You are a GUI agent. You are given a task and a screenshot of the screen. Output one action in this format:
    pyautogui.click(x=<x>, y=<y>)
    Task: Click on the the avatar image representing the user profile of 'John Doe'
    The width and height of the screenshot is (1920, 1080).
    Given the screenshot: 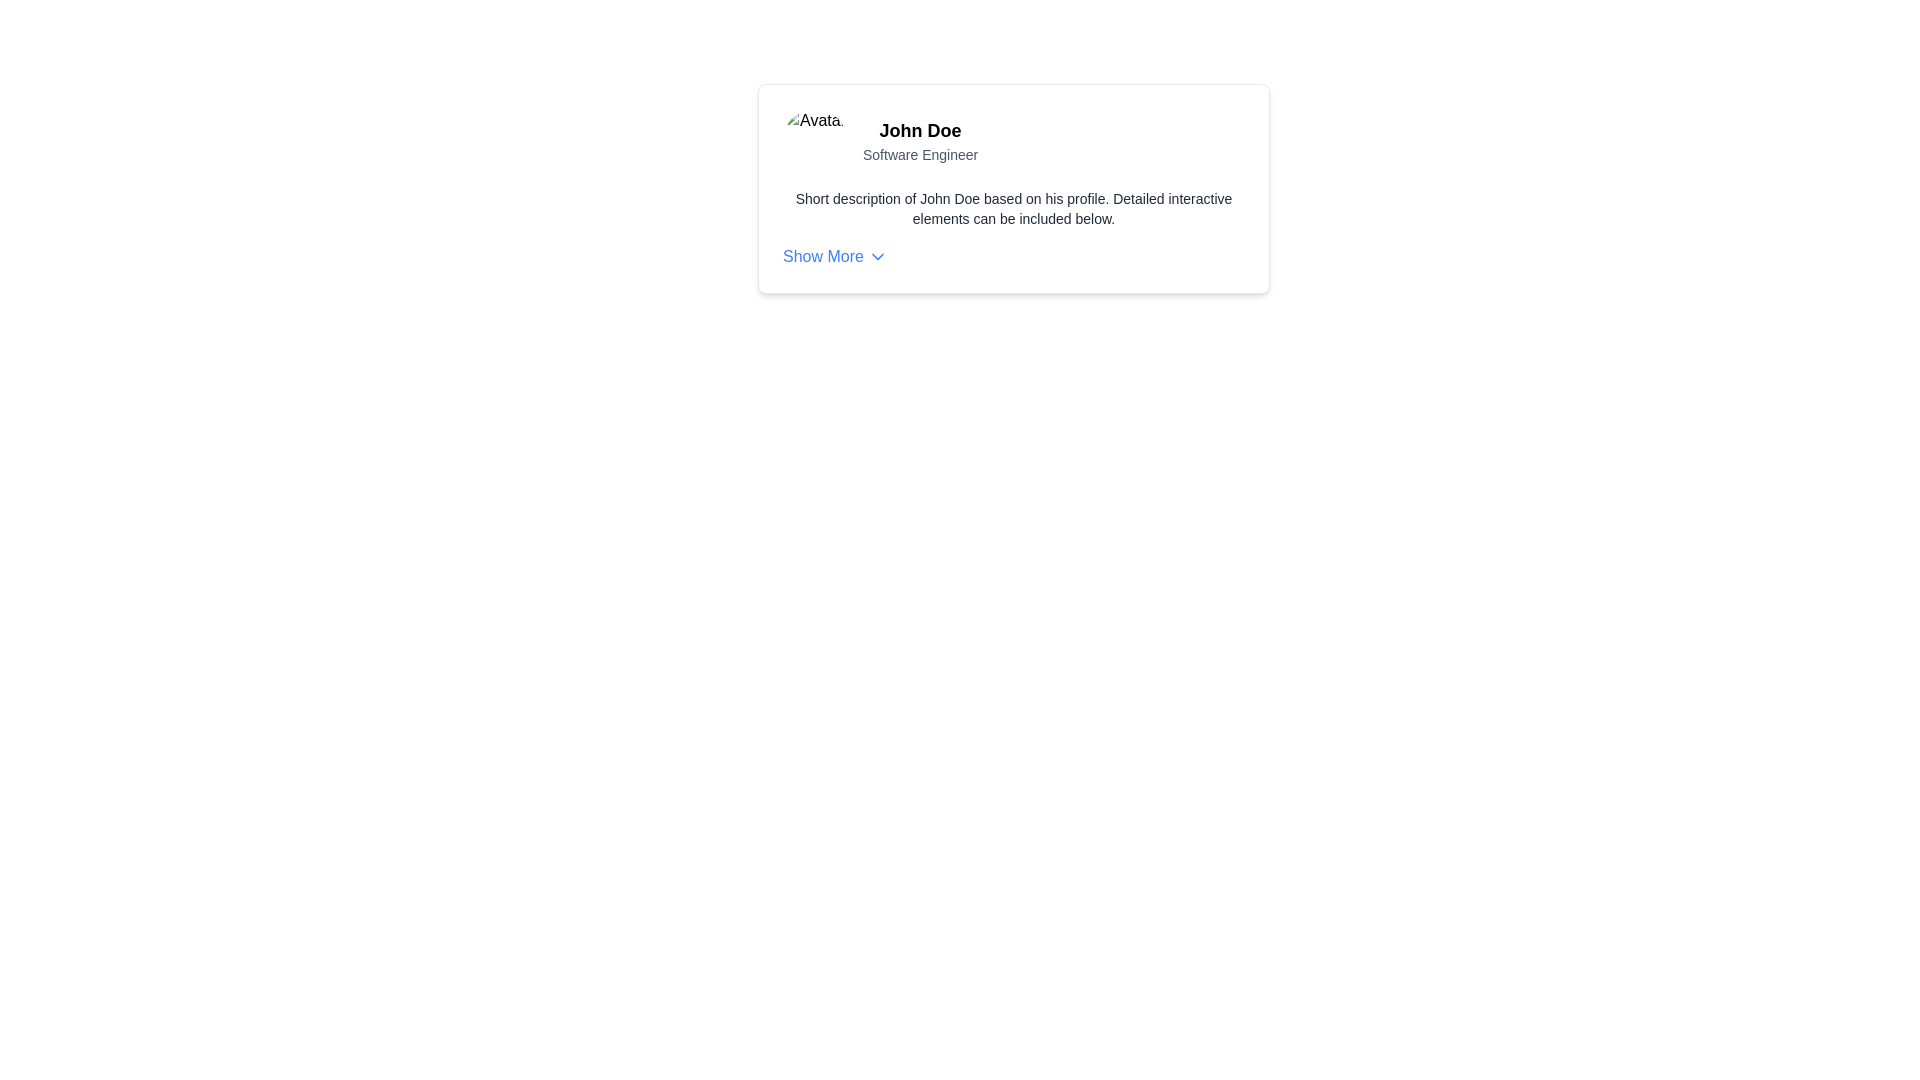 What is the action you would take?
    pyautogui.click(x=815, y=140)
    